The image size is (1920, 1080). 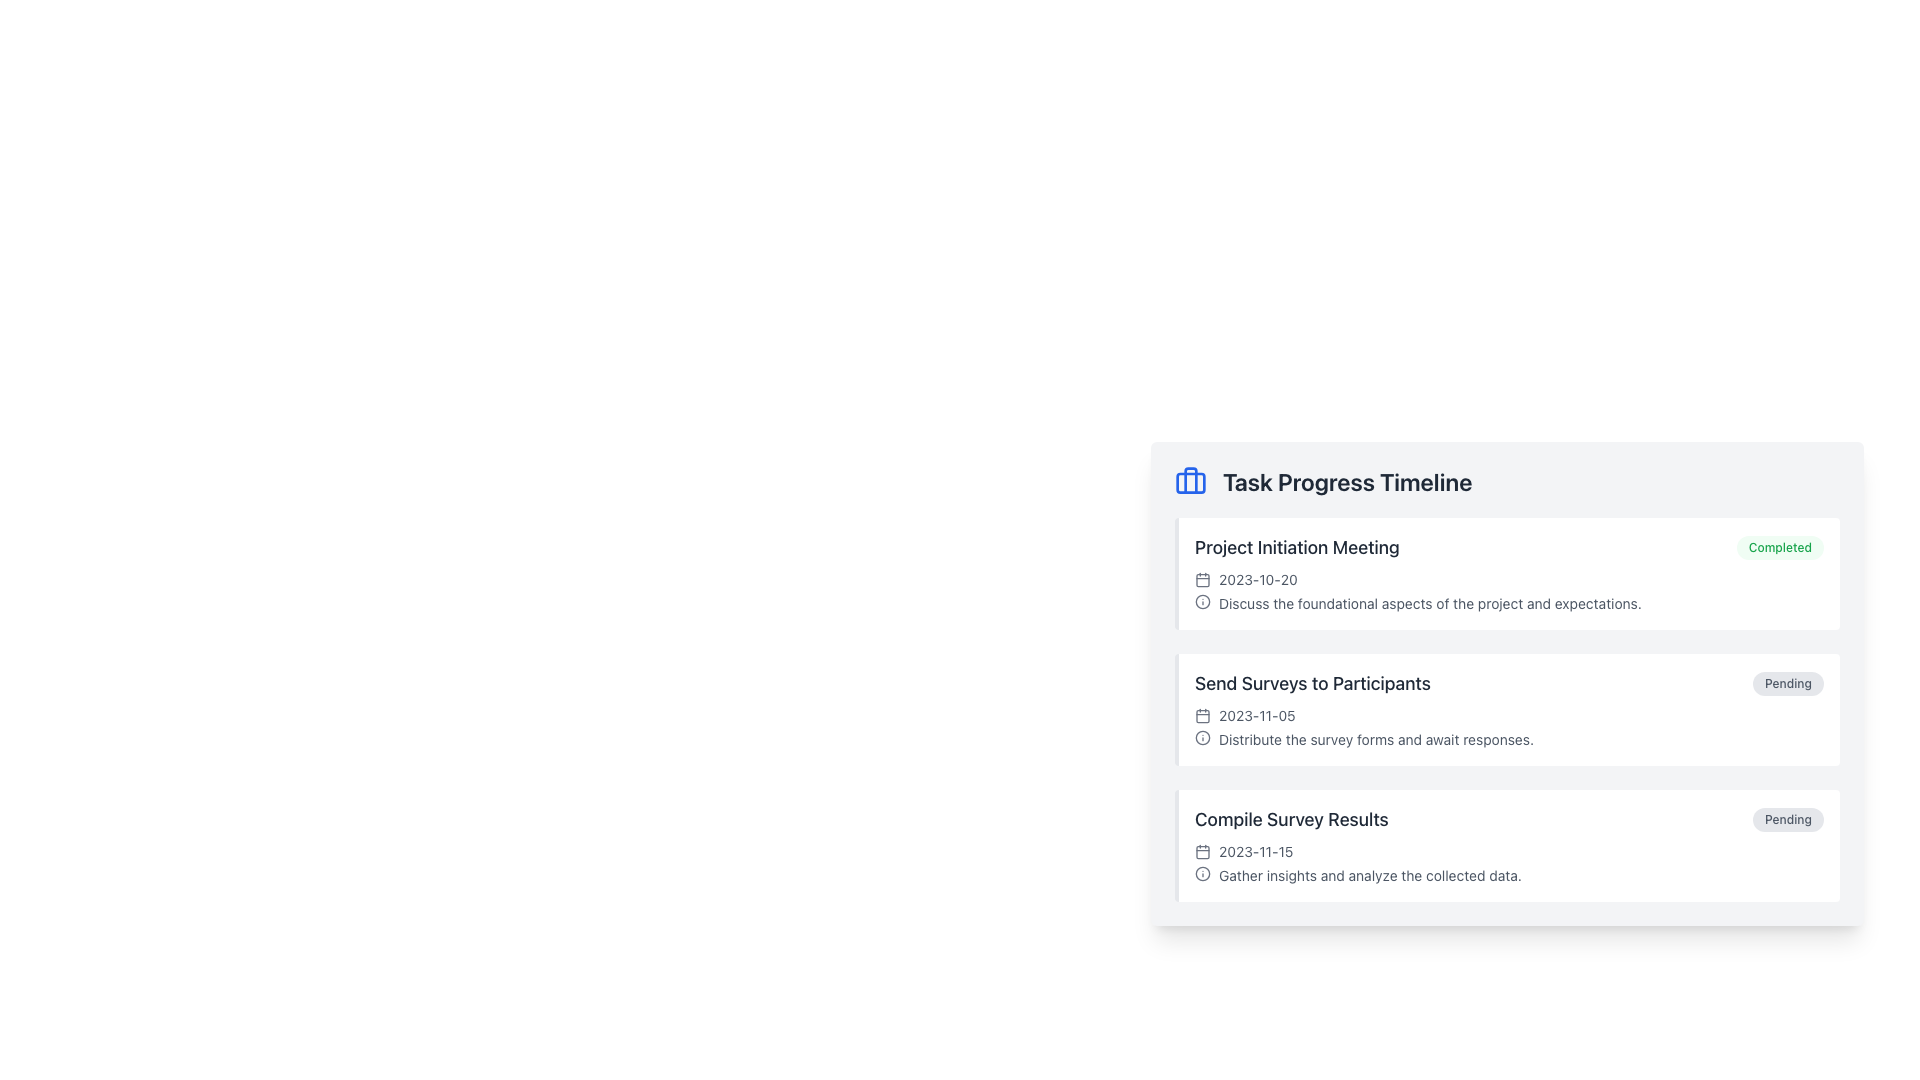 What do you see at coordinates (1202, 873) in the screenshot?
I see `the SVG Circle element that represents an informational or alert symbol, located next to the 'Compile Survey Results' section in the 'Task Progress Timeline'` at bounding box center [1202, 873].